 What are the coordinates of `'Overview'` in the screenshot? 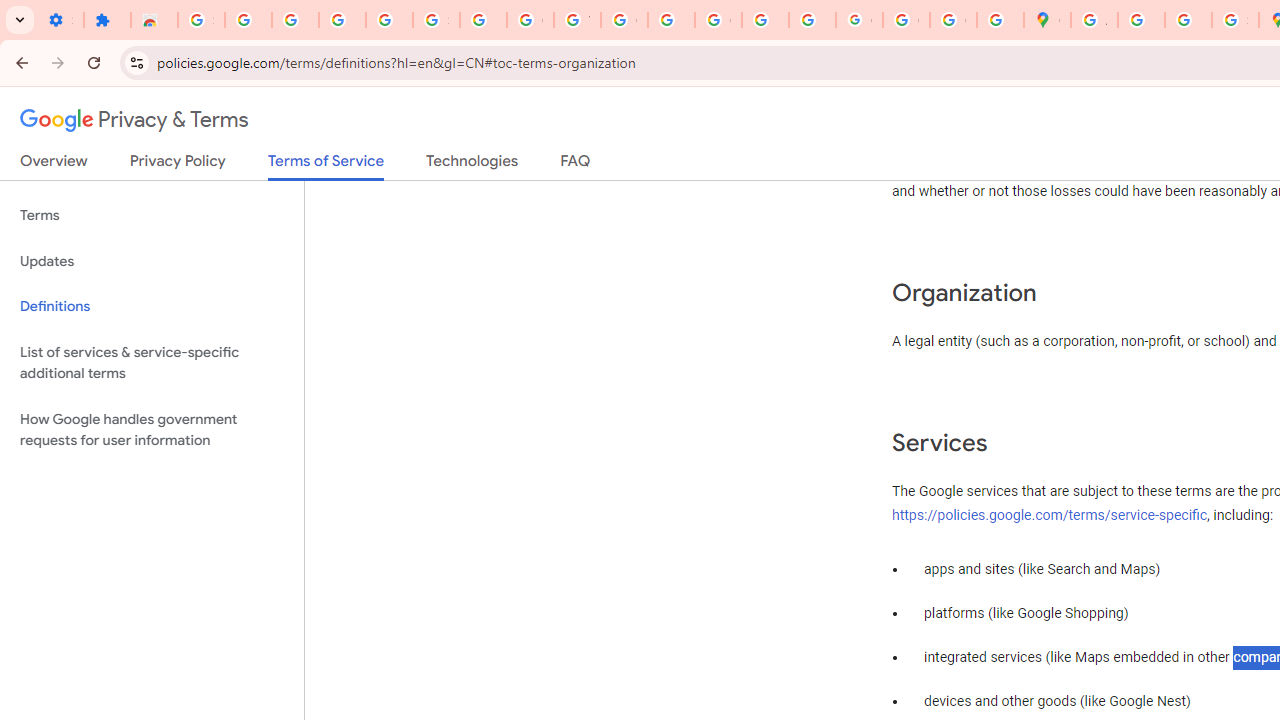 It's located at (54, 164).